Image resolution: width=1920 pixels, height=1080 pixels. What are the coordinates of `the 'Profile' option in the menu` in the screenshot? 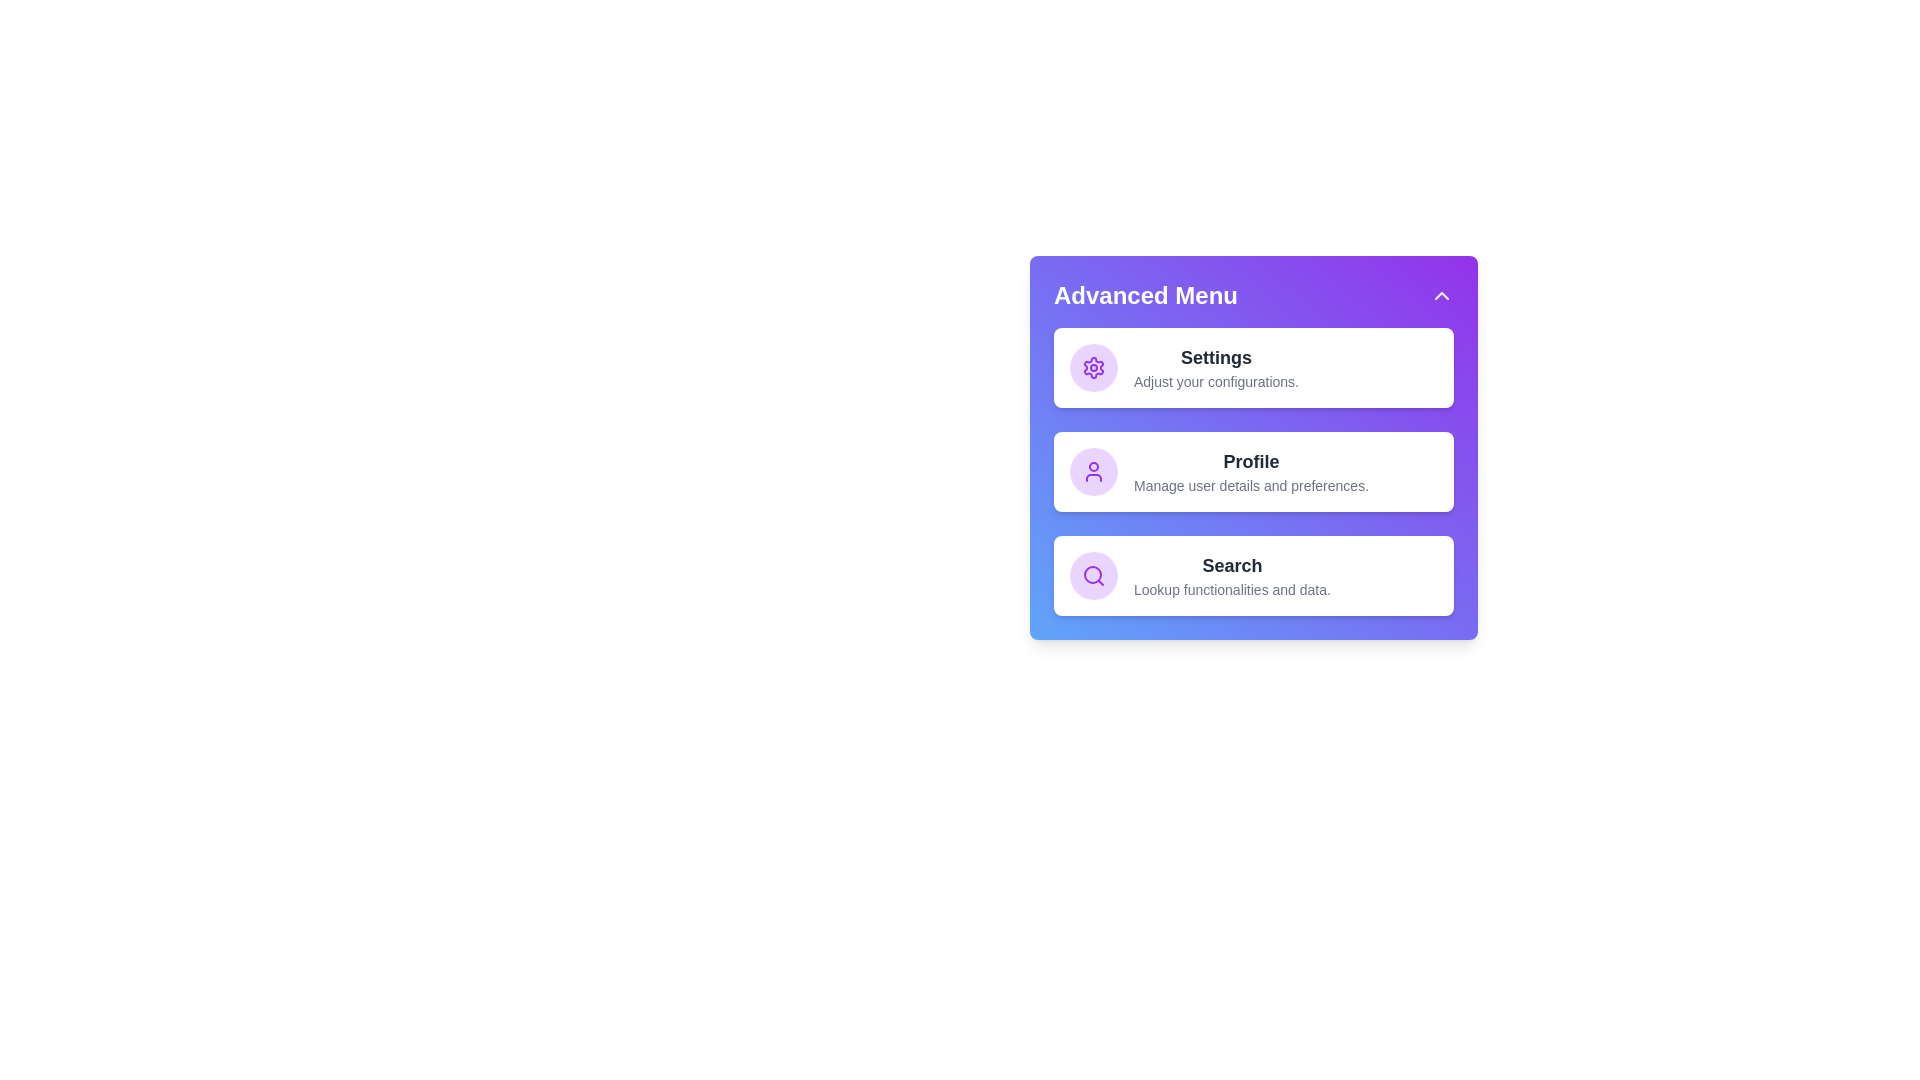 It's located at (1250, 471).